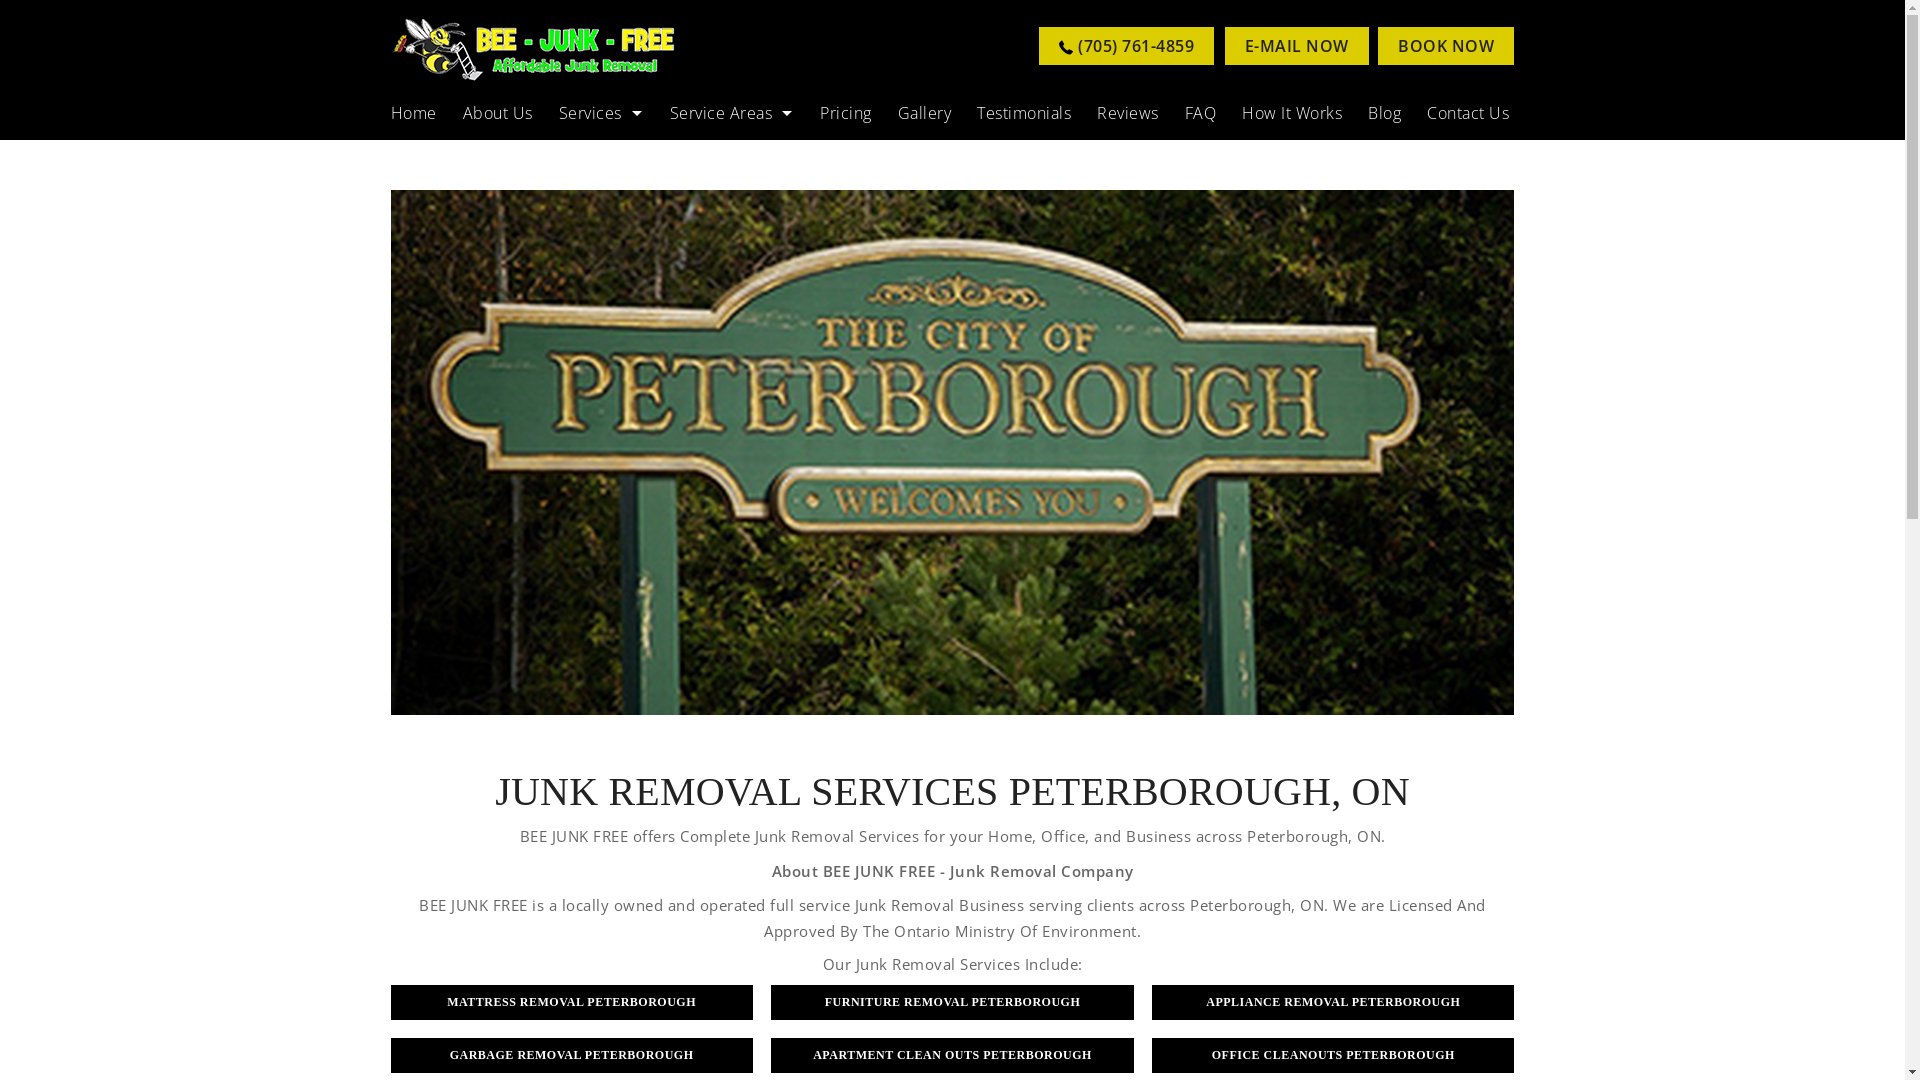 The height and width of the screenshot is (1080, 1920). I want to click on 'E-MAIL NOW', so click(1296, 45).